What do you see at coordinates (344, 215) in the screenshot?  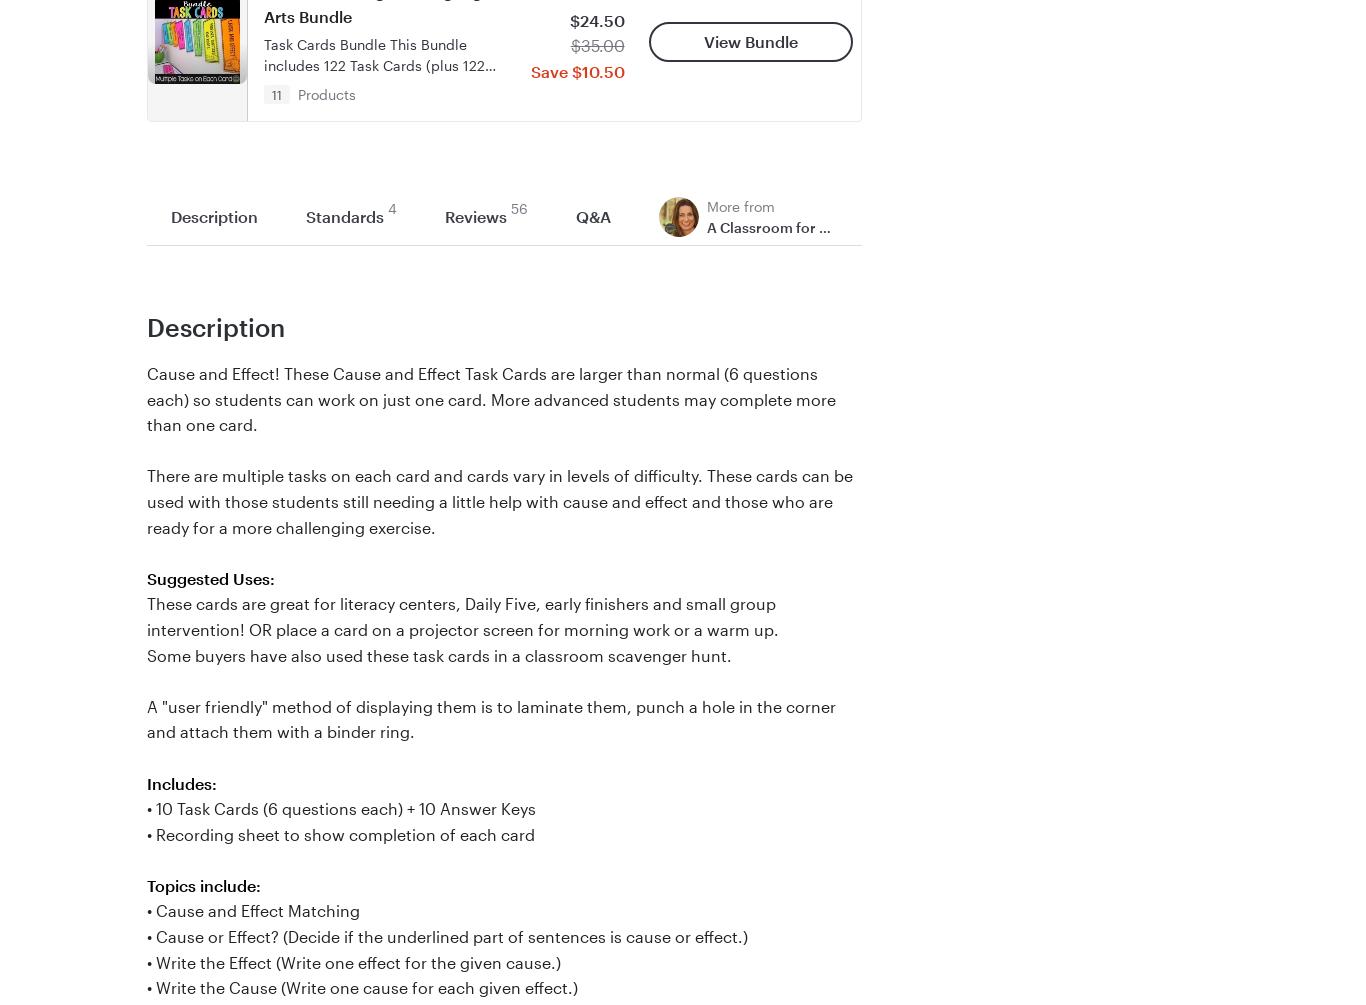 I see `'Standards'` at bounding box center [344, 215].